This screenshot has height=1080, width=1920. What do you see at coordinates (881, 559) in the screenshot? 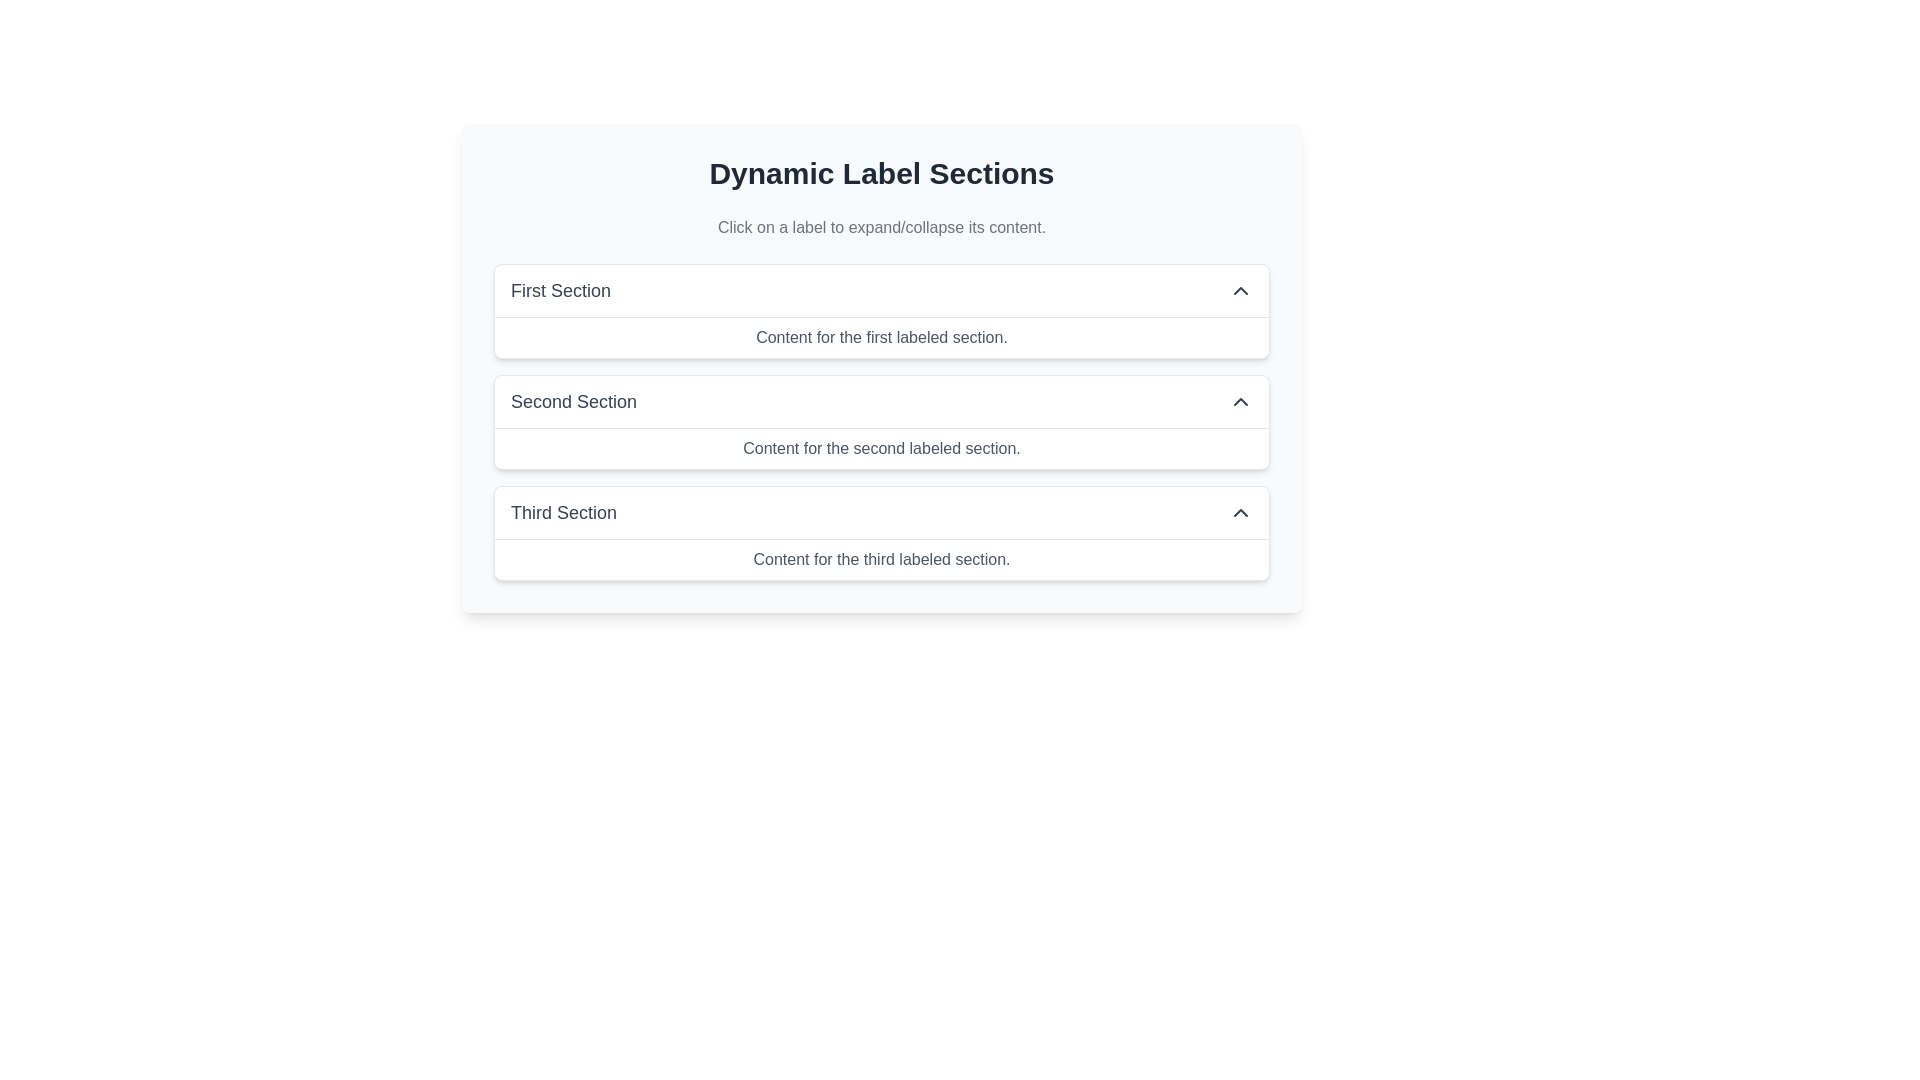
I see `the auxiliary descriptive text element located directly below the 'Third Section' header, which provides additional information for this section` at bounding box center [881, 559].